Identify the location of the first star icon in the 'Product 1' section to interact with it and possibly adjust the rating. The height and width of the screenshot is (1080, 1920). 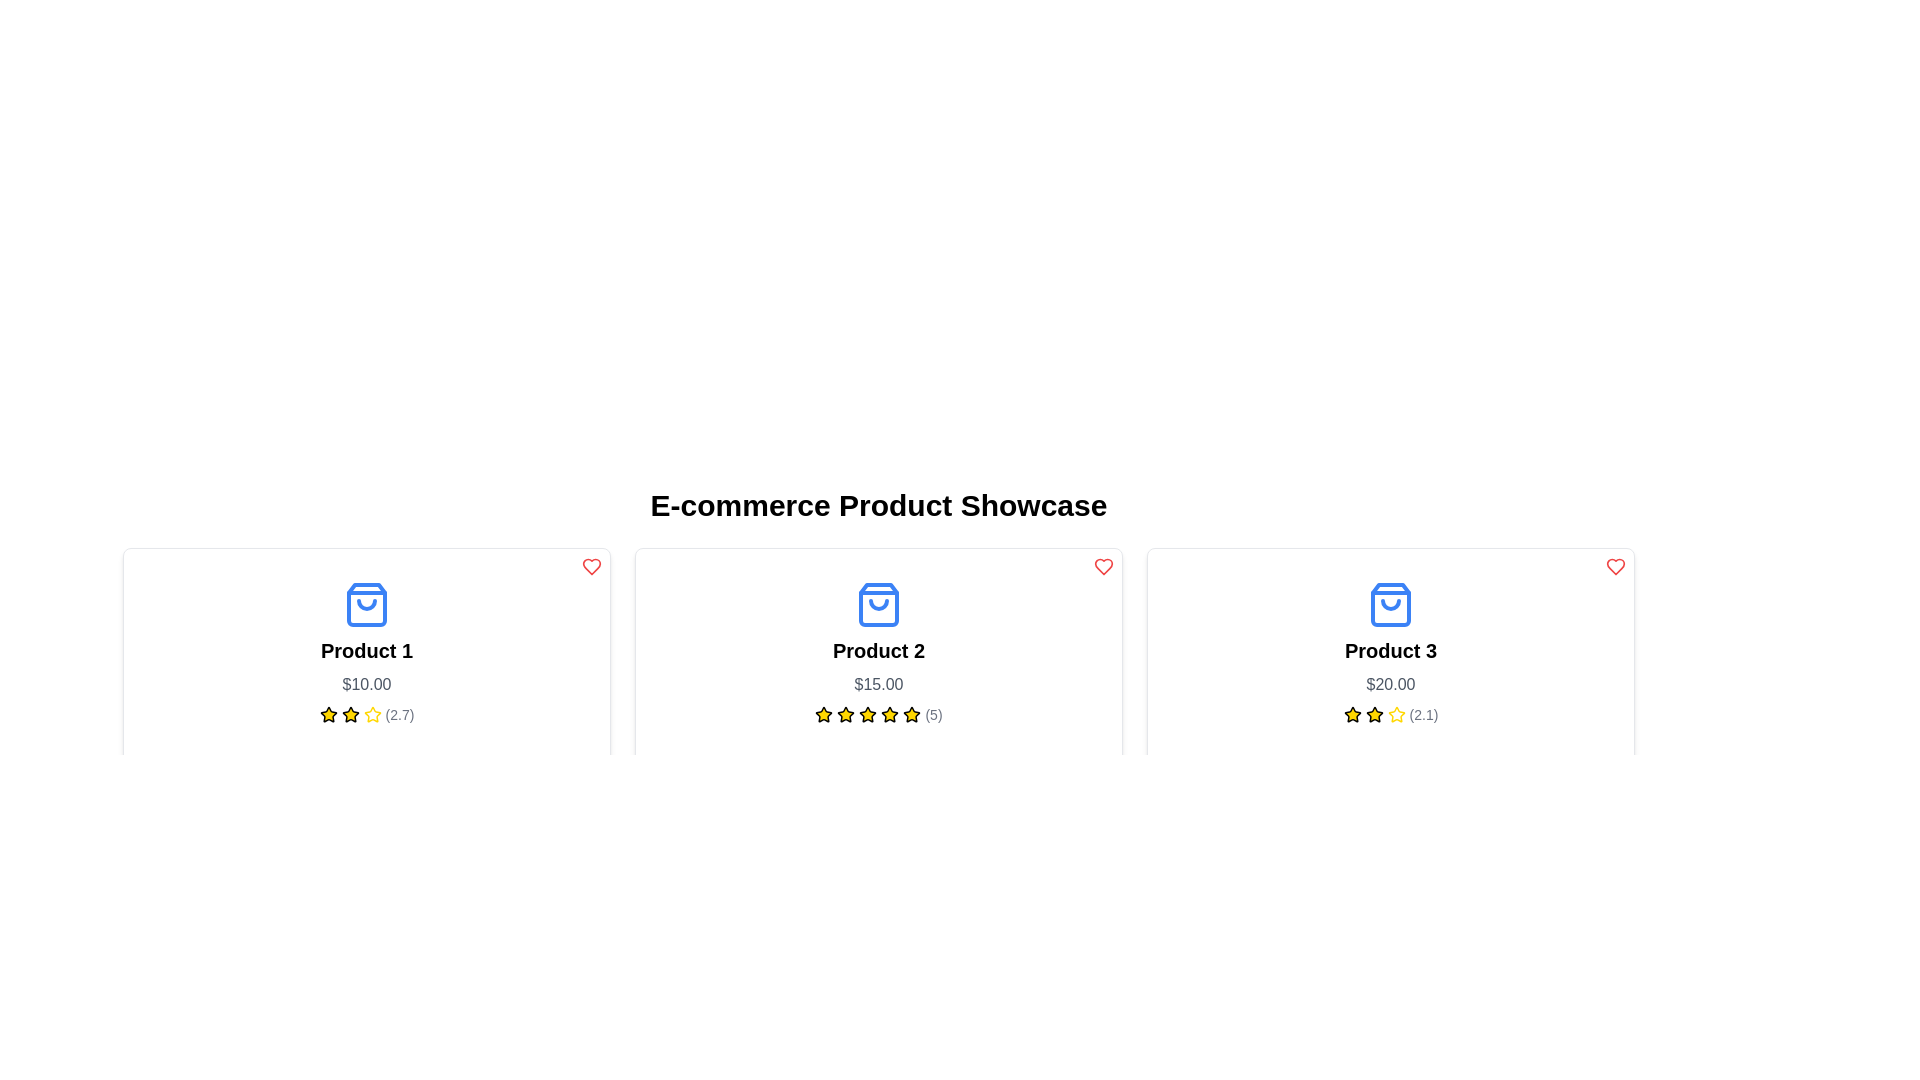
(350, 713).